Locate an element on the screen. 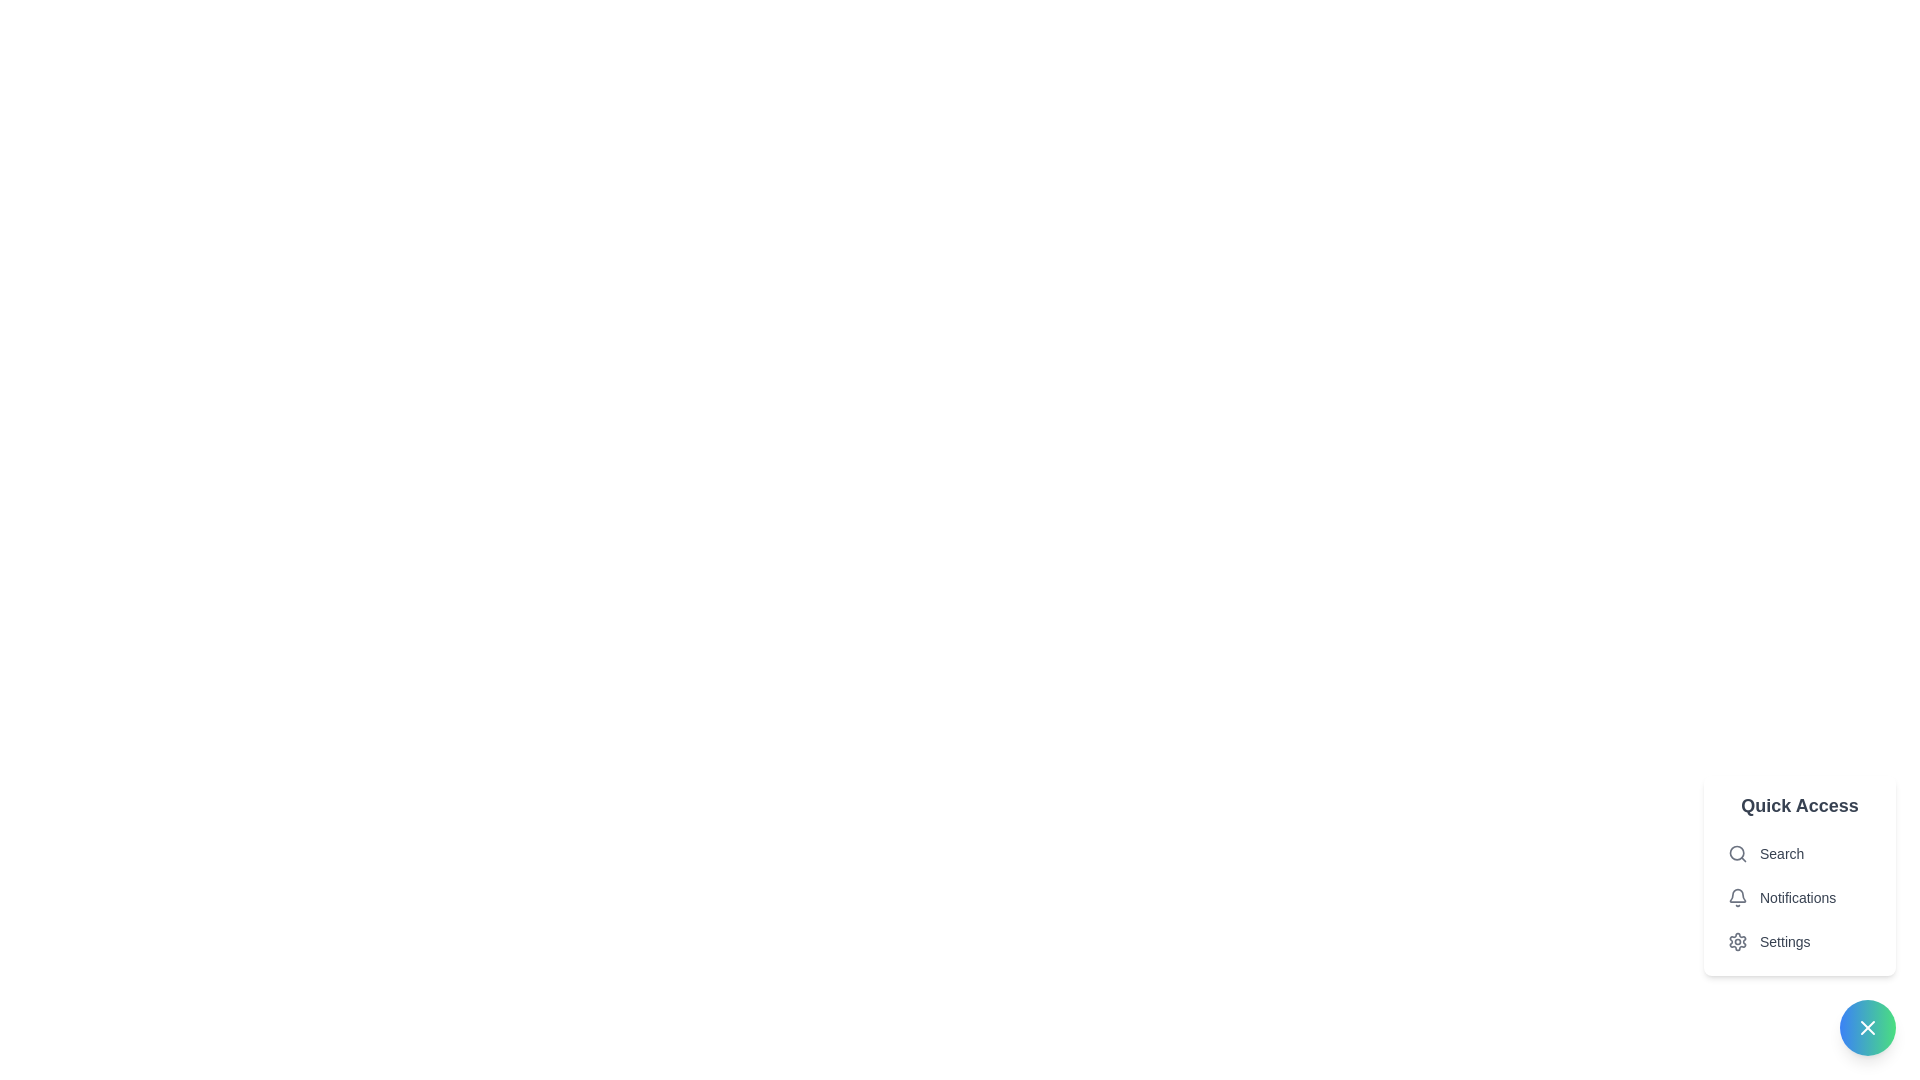 This screenshot has height=1080, width=1920. the minimalist gray outline gear icon located to the left of the 'Settings' option is located at coordinates (1736, 941).